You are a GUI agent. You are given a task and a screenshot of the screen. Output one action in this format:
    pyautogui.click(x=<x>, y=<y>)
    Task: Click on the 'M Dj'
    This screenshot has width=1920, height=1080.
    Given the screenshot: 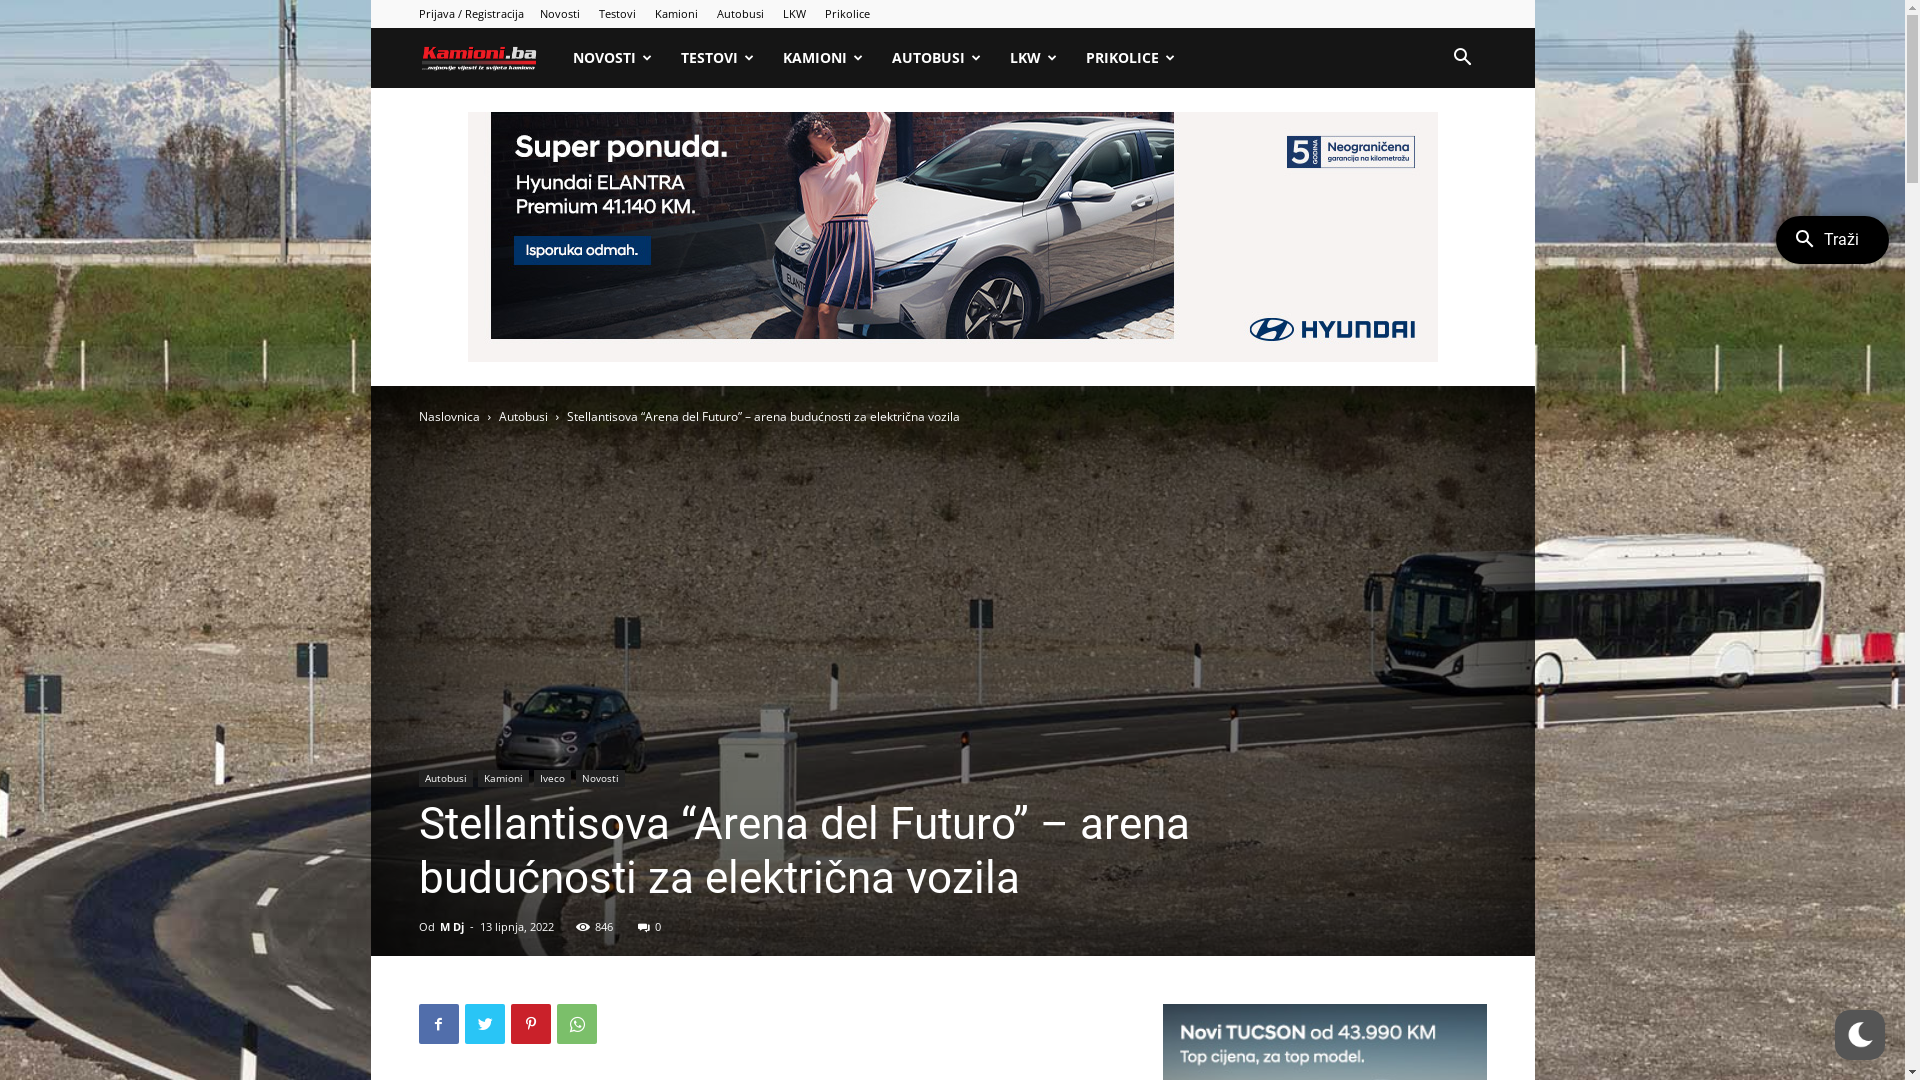 What is the action you would take?
    pyautogui.click(x=450, y=926)
    